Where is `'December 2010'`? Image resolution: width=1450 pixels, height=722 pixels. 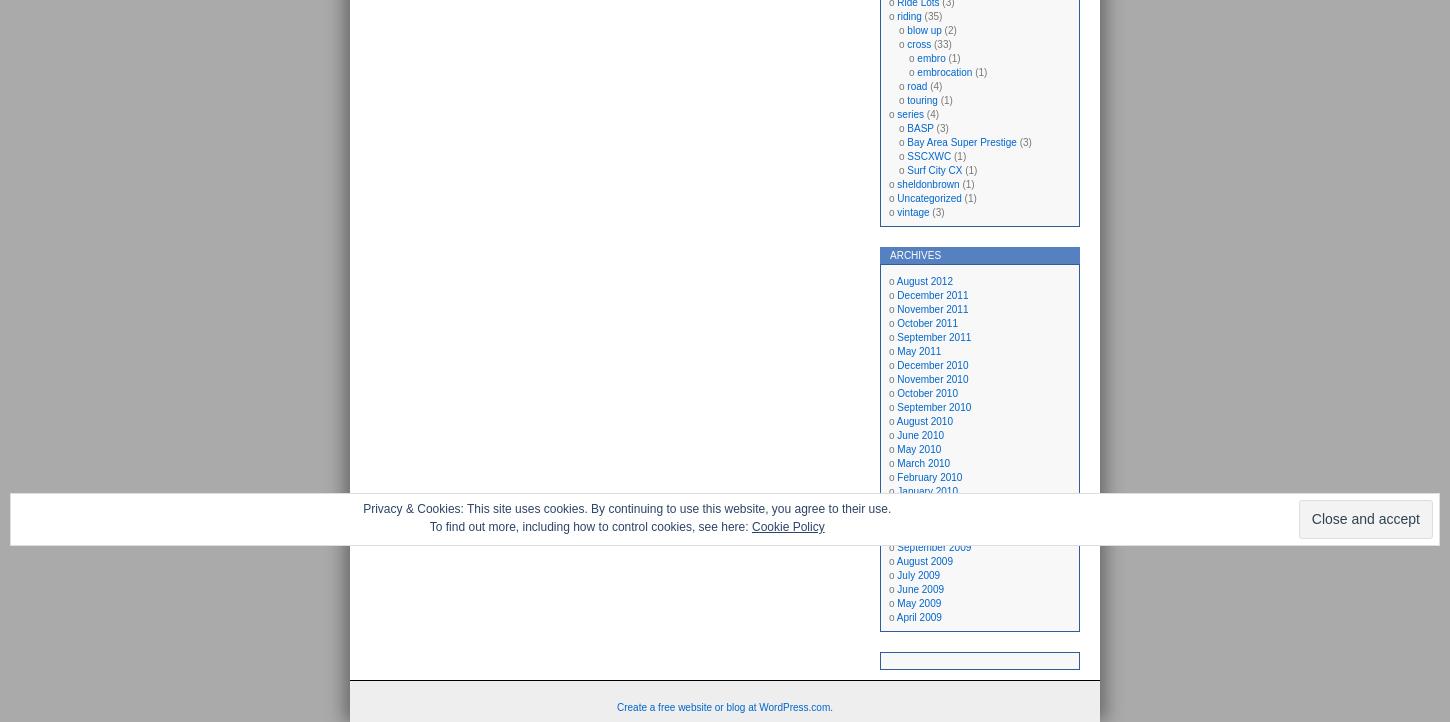
'December 2010' is located at coordinates (931, 365).